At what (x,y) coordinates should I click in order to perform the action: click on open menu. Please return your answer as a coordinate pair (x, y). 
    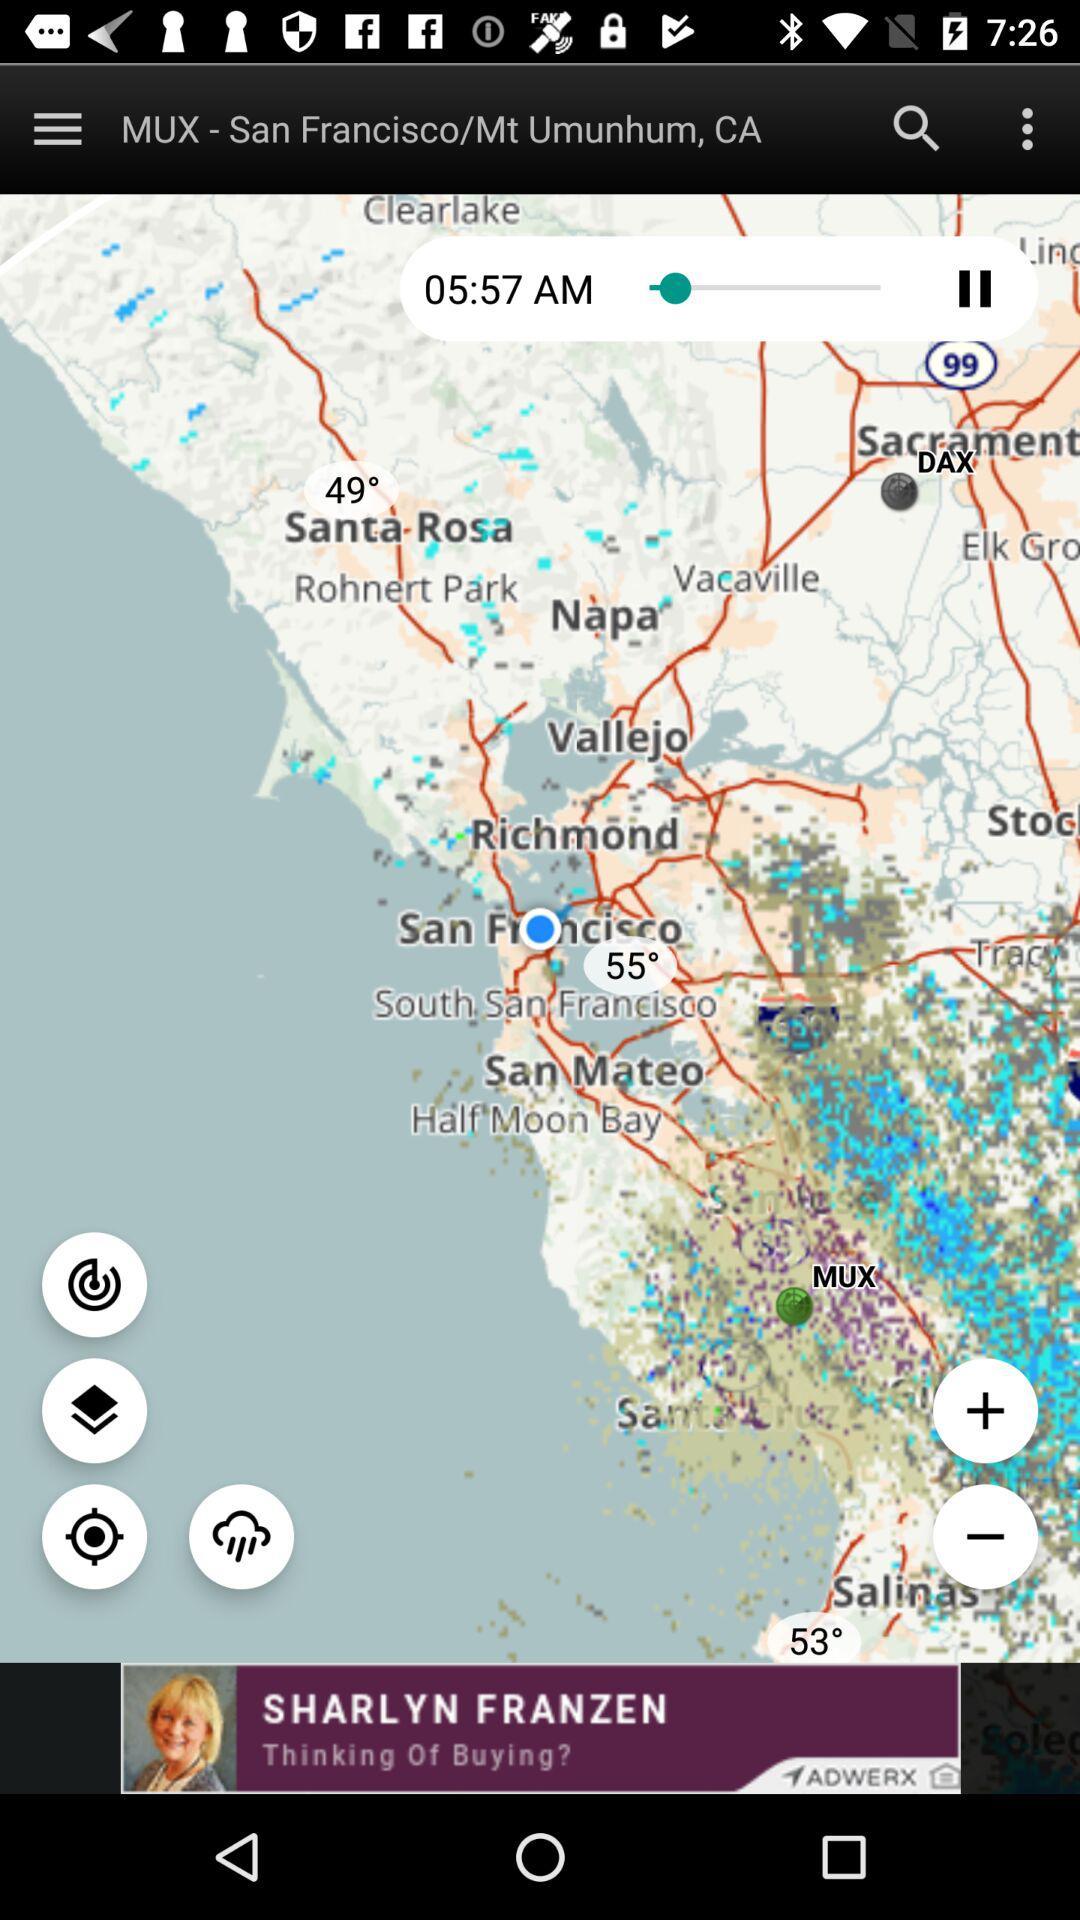
    Looking at the image, I should click on (56, 127).